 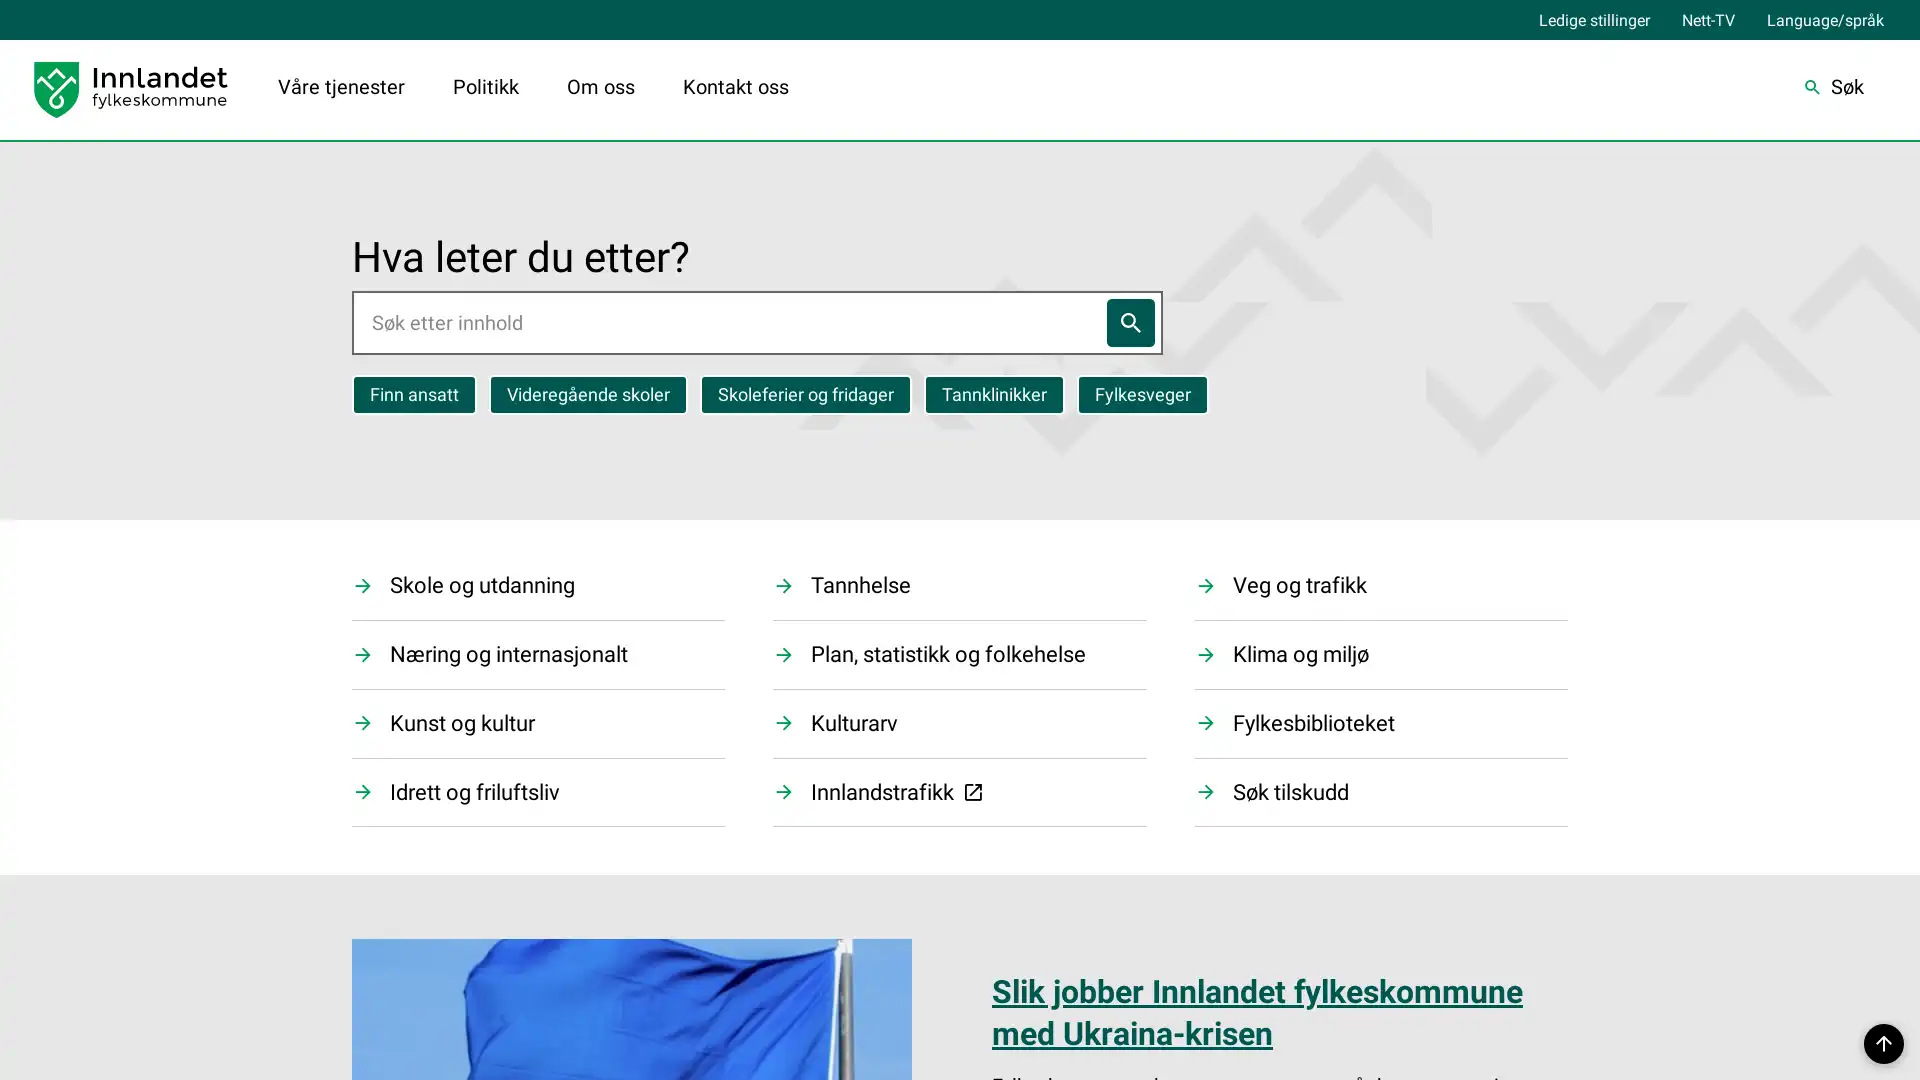 What do you see at coordinates (1129, 320) in the screenshot?
I see `Sk` at bounding box center [1129, 320].